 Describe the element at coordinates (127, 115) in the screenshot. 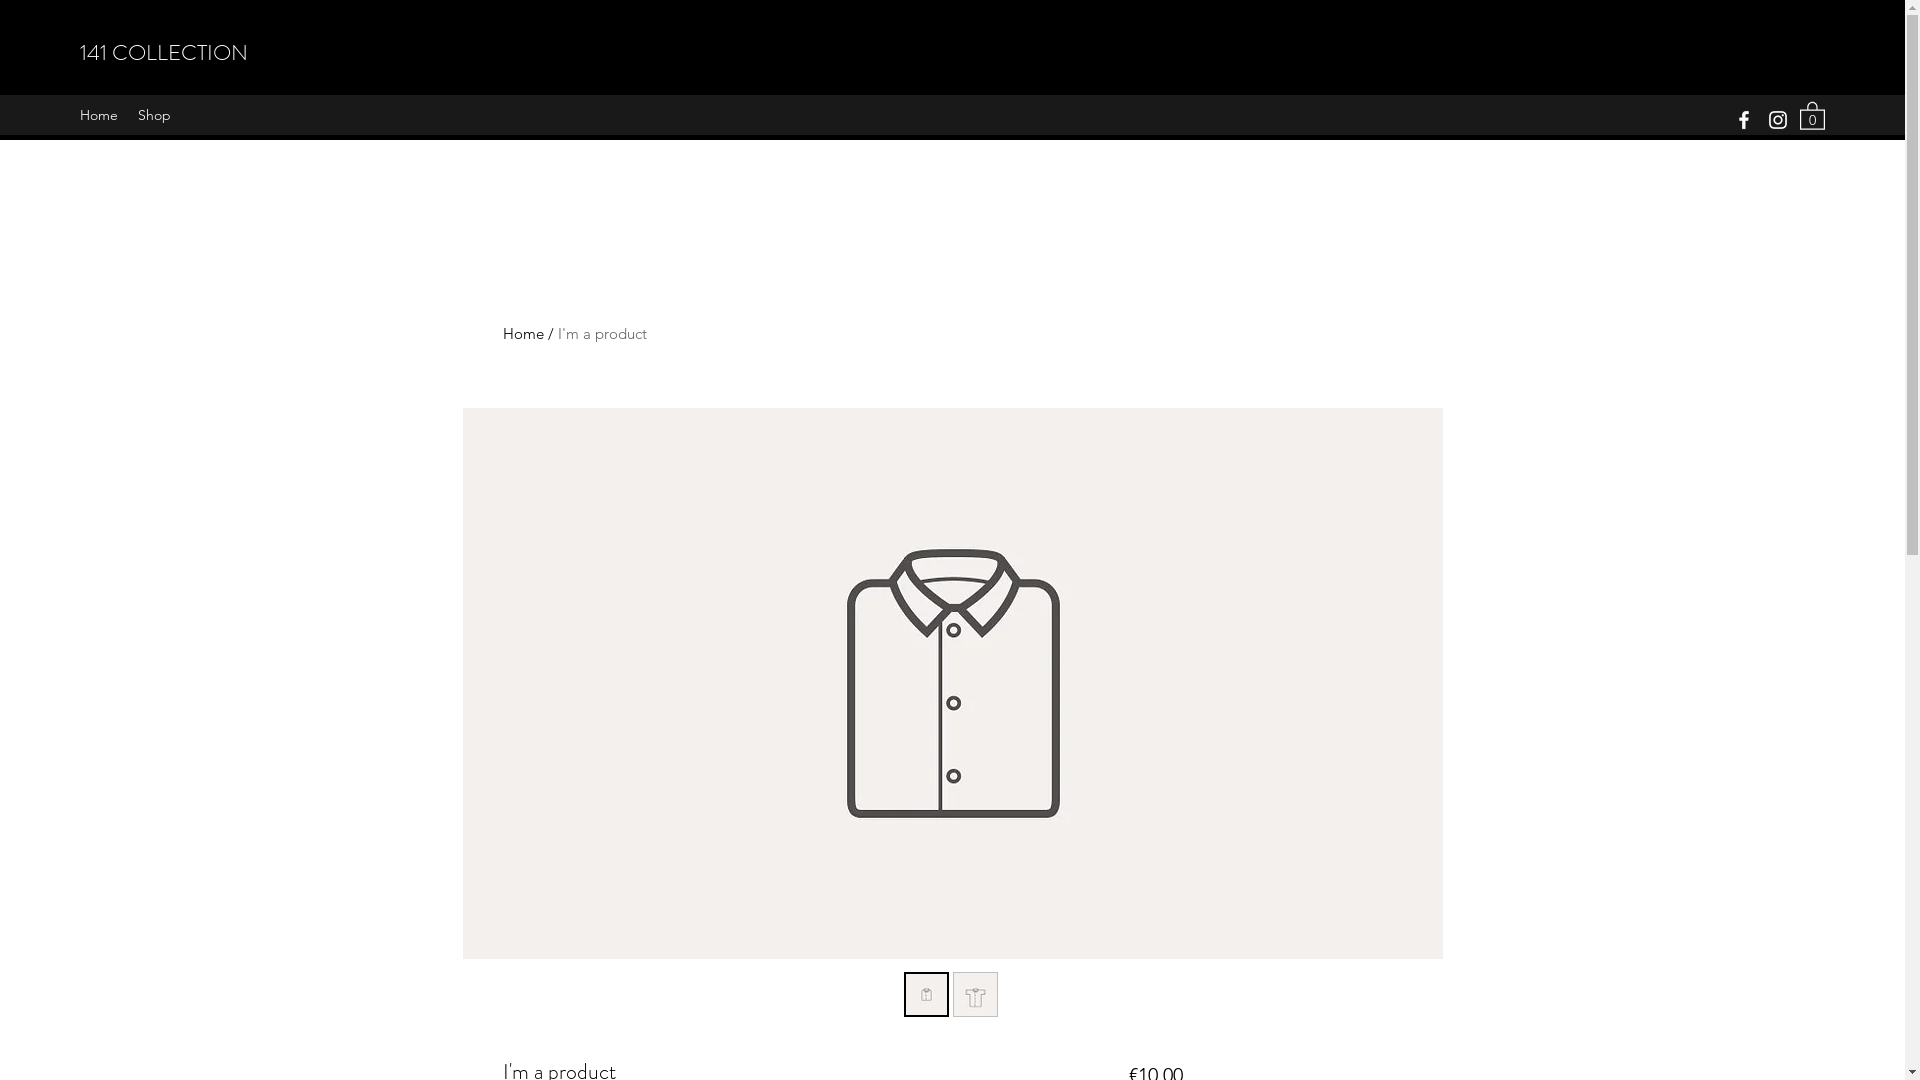

I see `'Shop'` at that location.